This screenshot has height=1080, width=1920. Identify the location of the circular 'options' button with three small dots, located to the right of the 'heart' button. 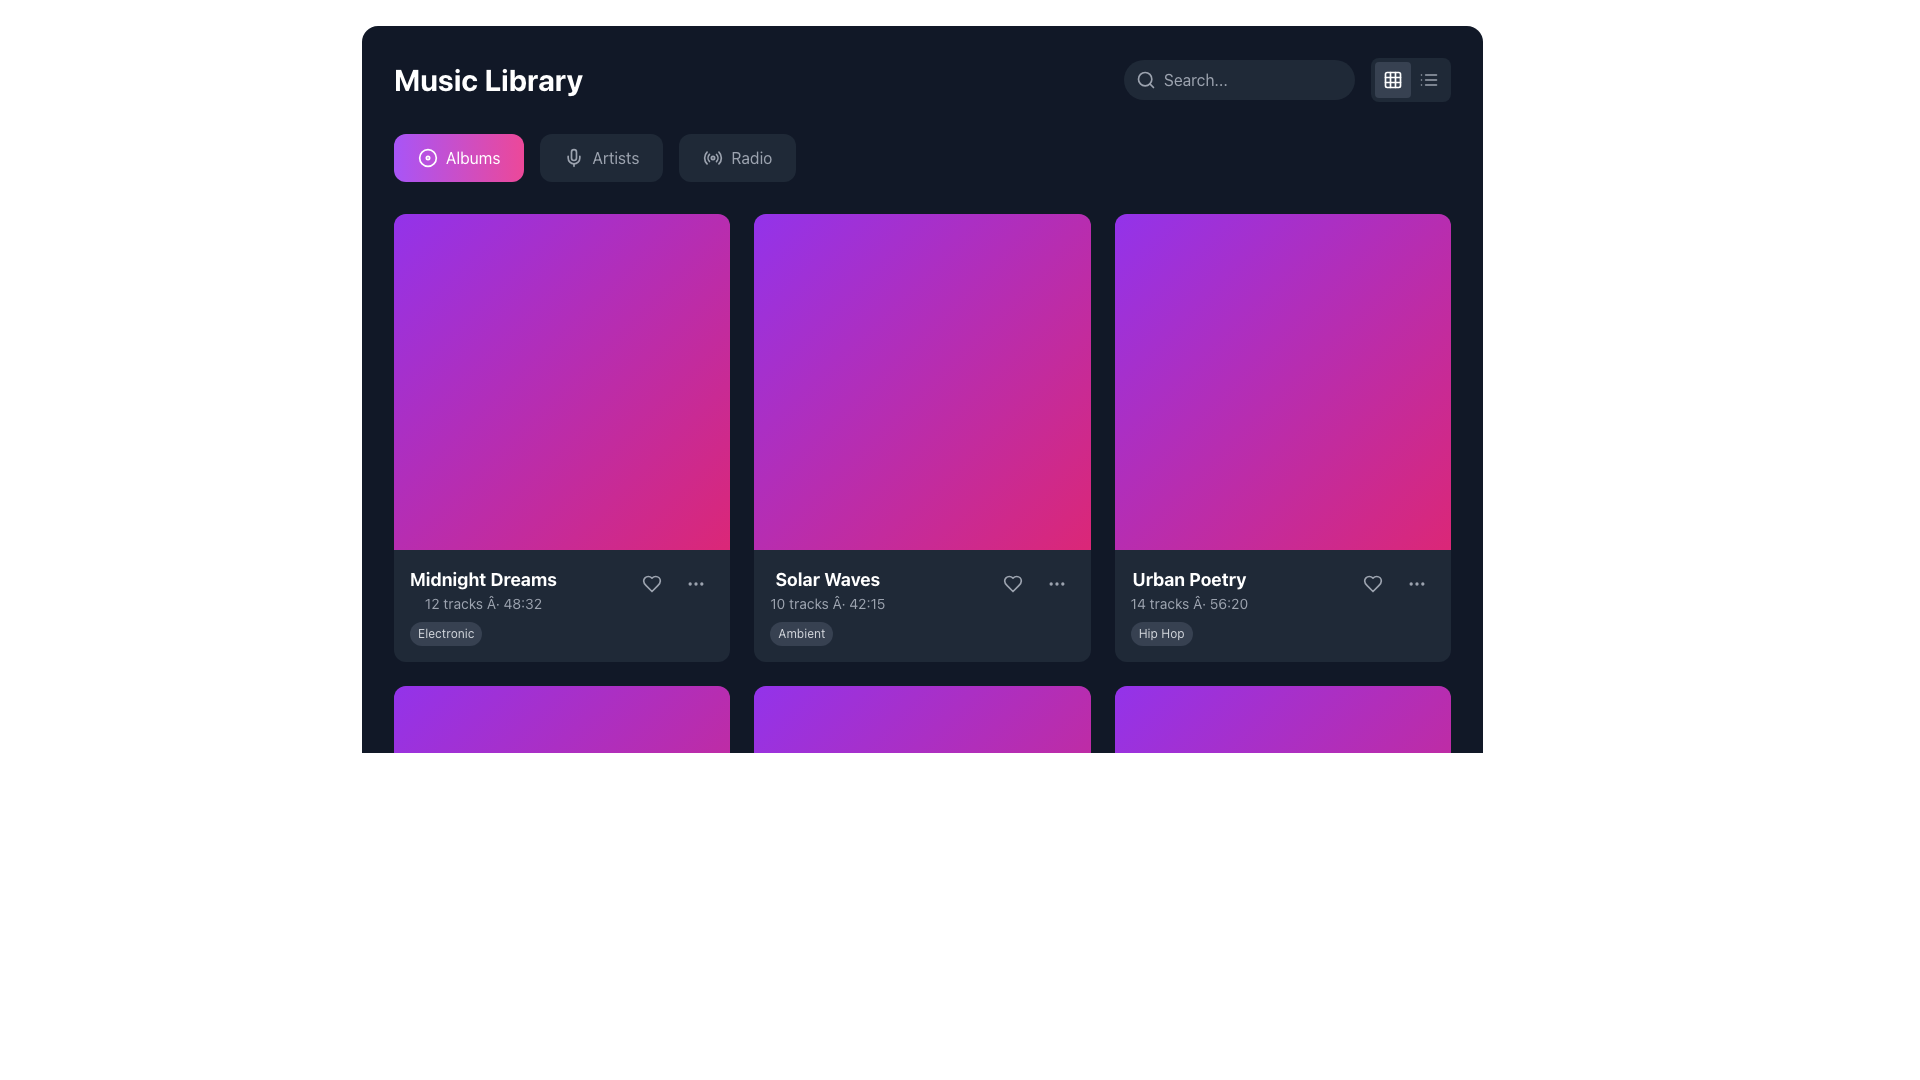
(696, 583).